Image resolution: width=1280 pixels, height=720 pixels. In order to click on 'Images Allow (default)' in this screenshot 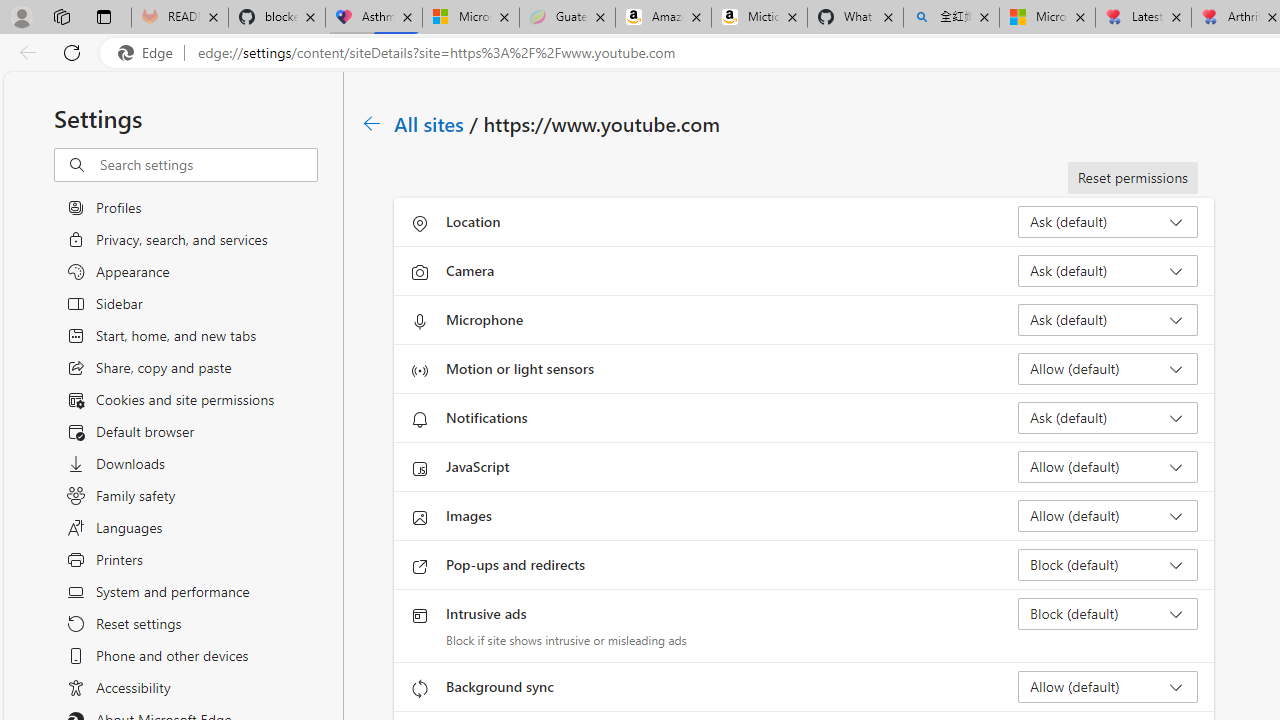, I will do `click(1106, 514)`.